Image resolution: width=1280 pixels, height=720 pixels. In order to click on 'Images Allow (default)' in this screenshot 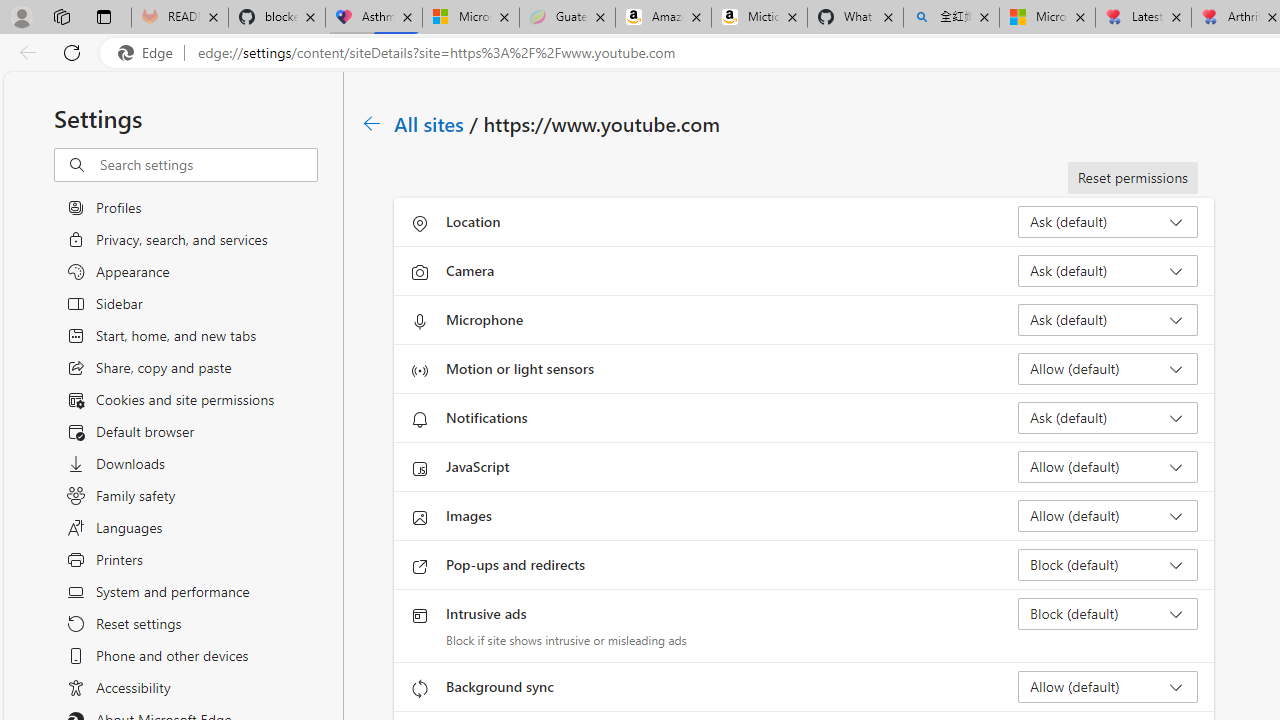, I will do `click(1106, 514)`.